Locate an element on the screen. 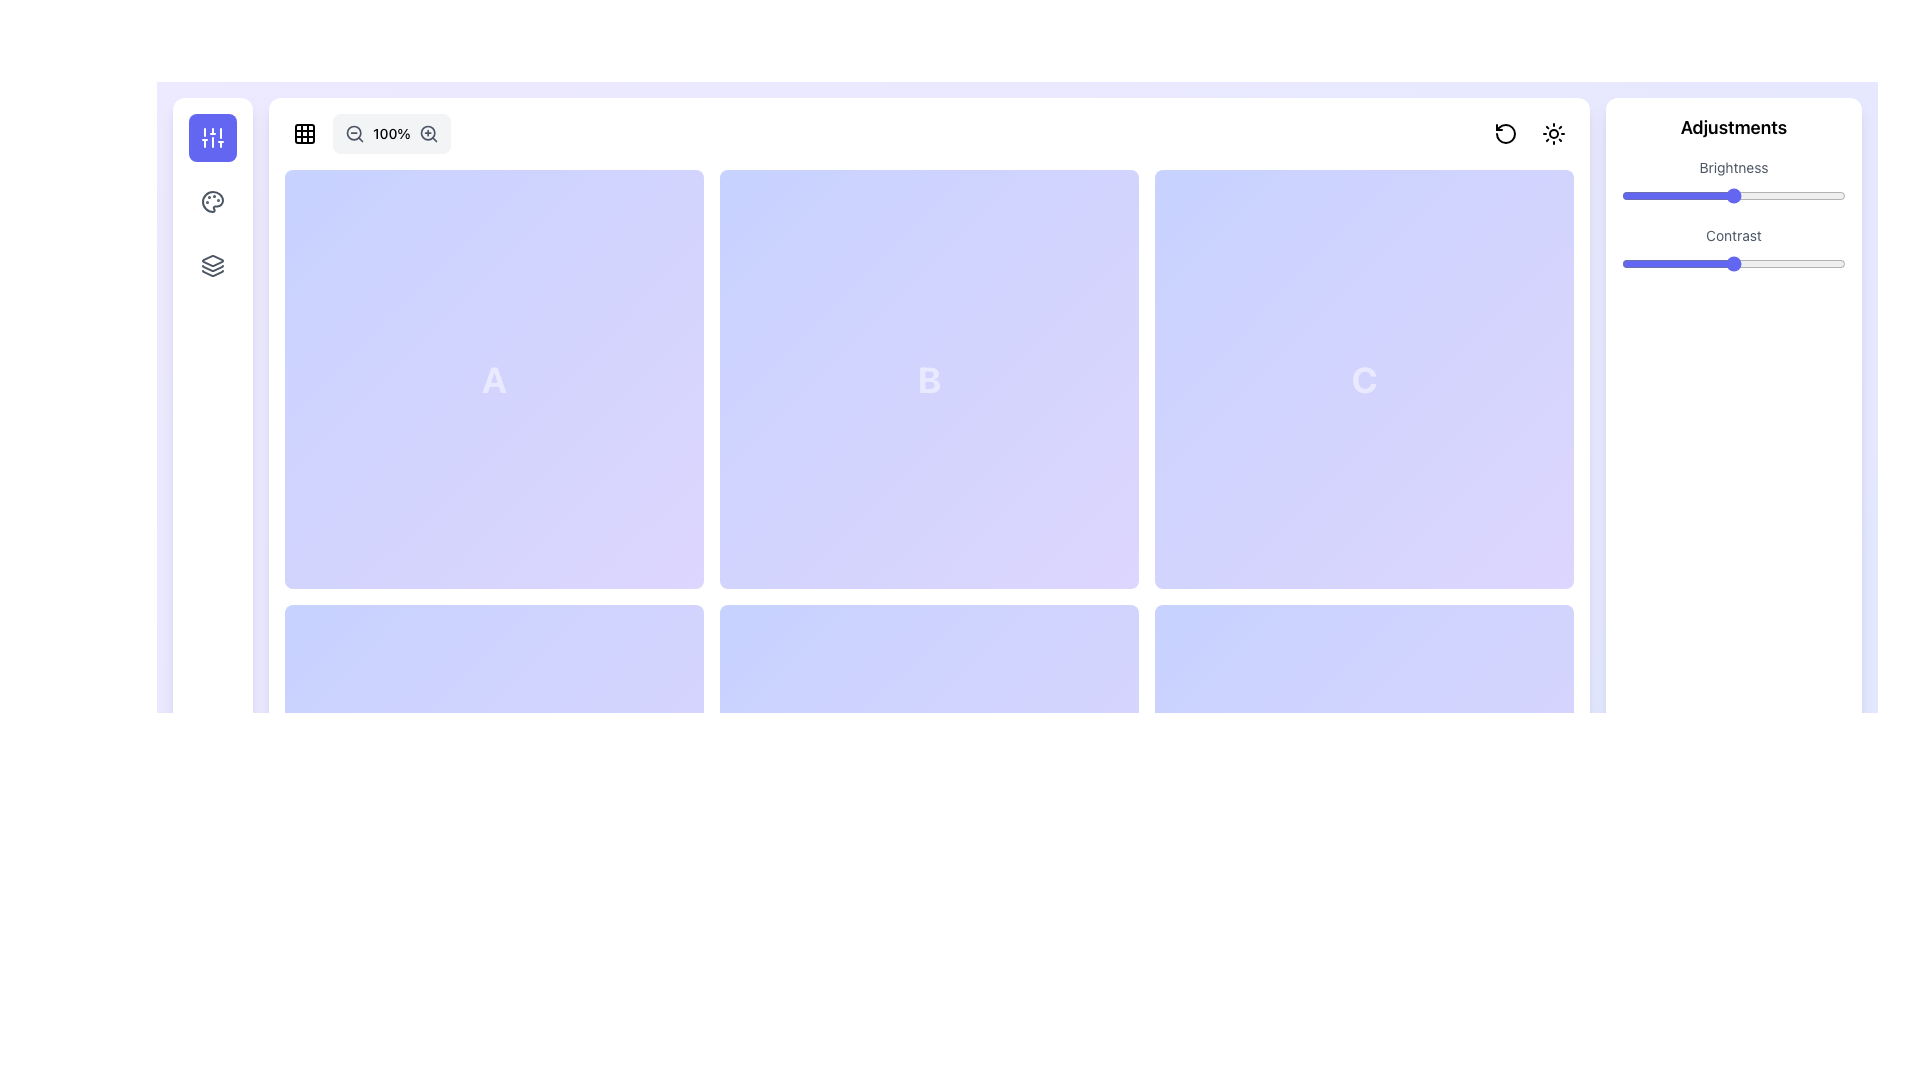 The width and height of the screenshot is (1920, 1080). the SVG icon in the side navbar that represents an art or design-related feature is located at coordinates (212, 201).